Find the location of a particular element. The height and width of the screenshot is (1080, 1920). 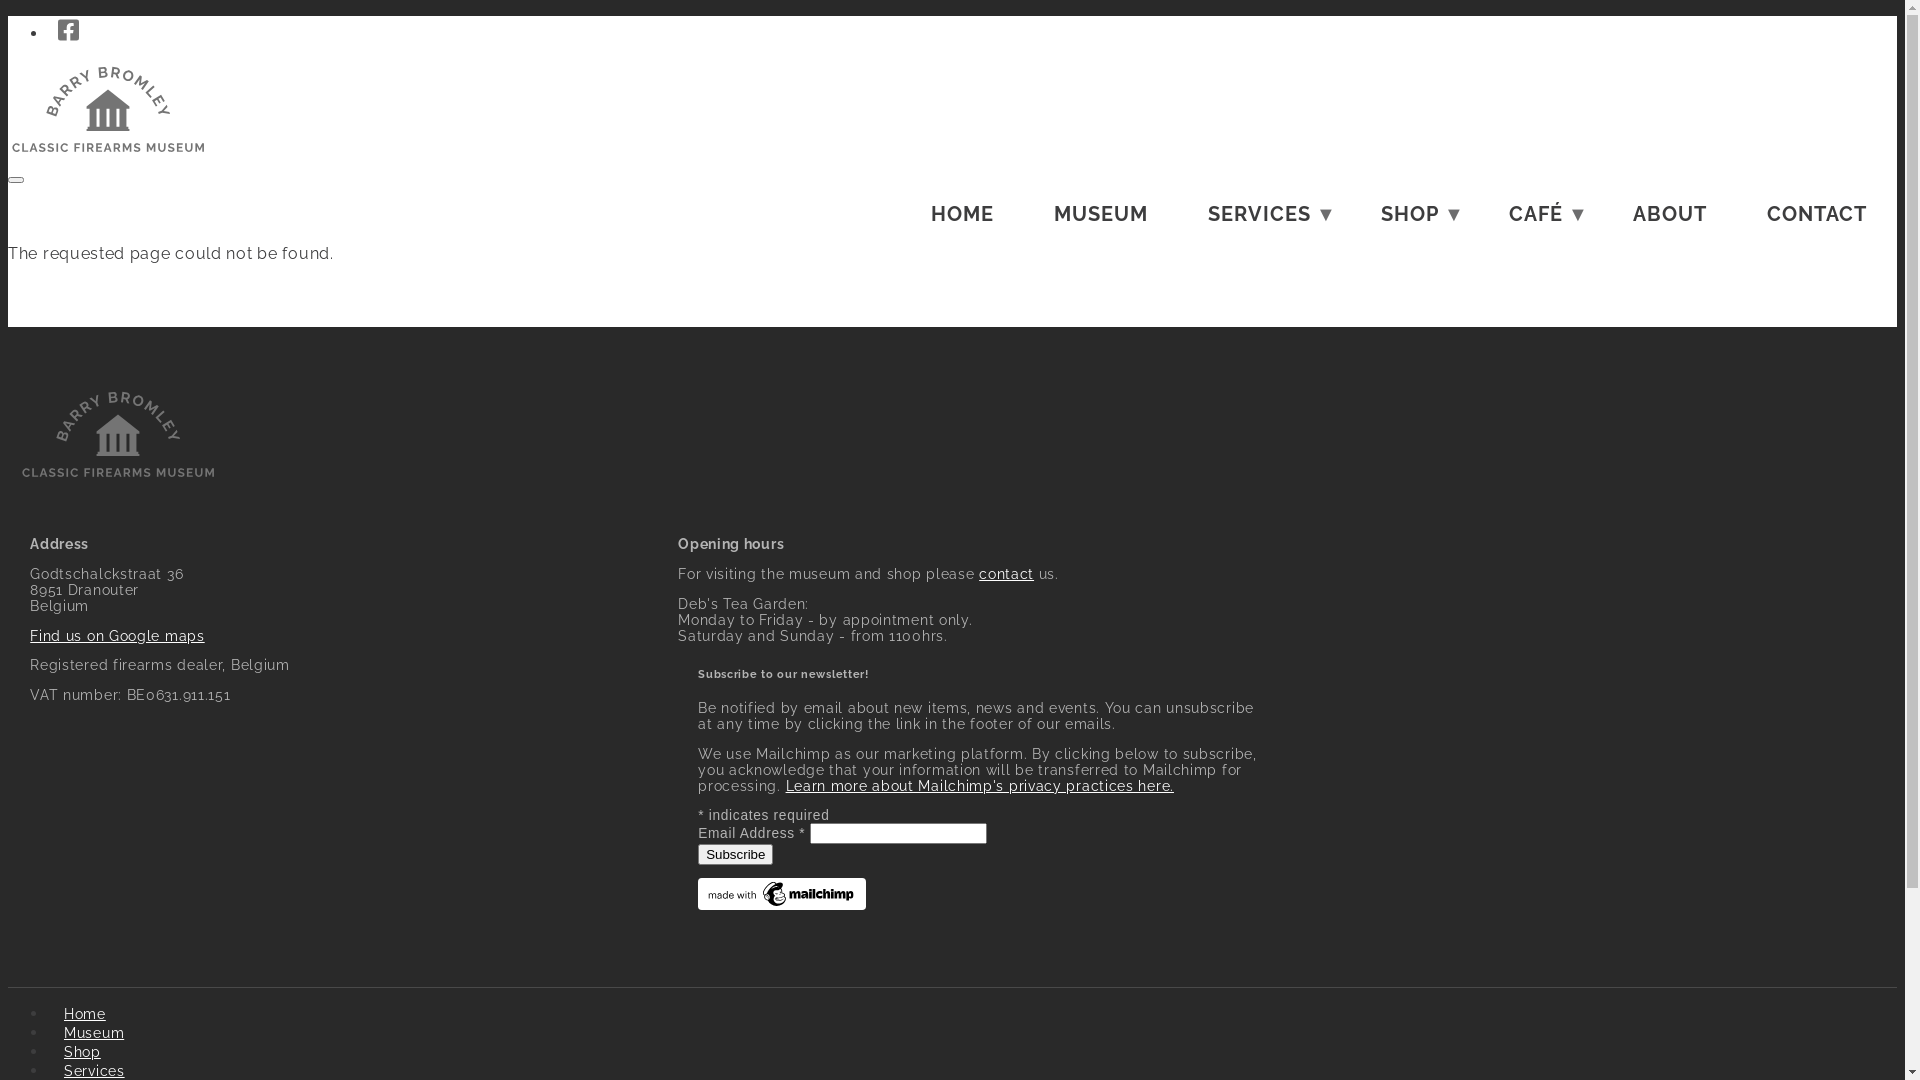

'Mailchimp - email marketing made easy and fun' is located at coordinates (697, 905).